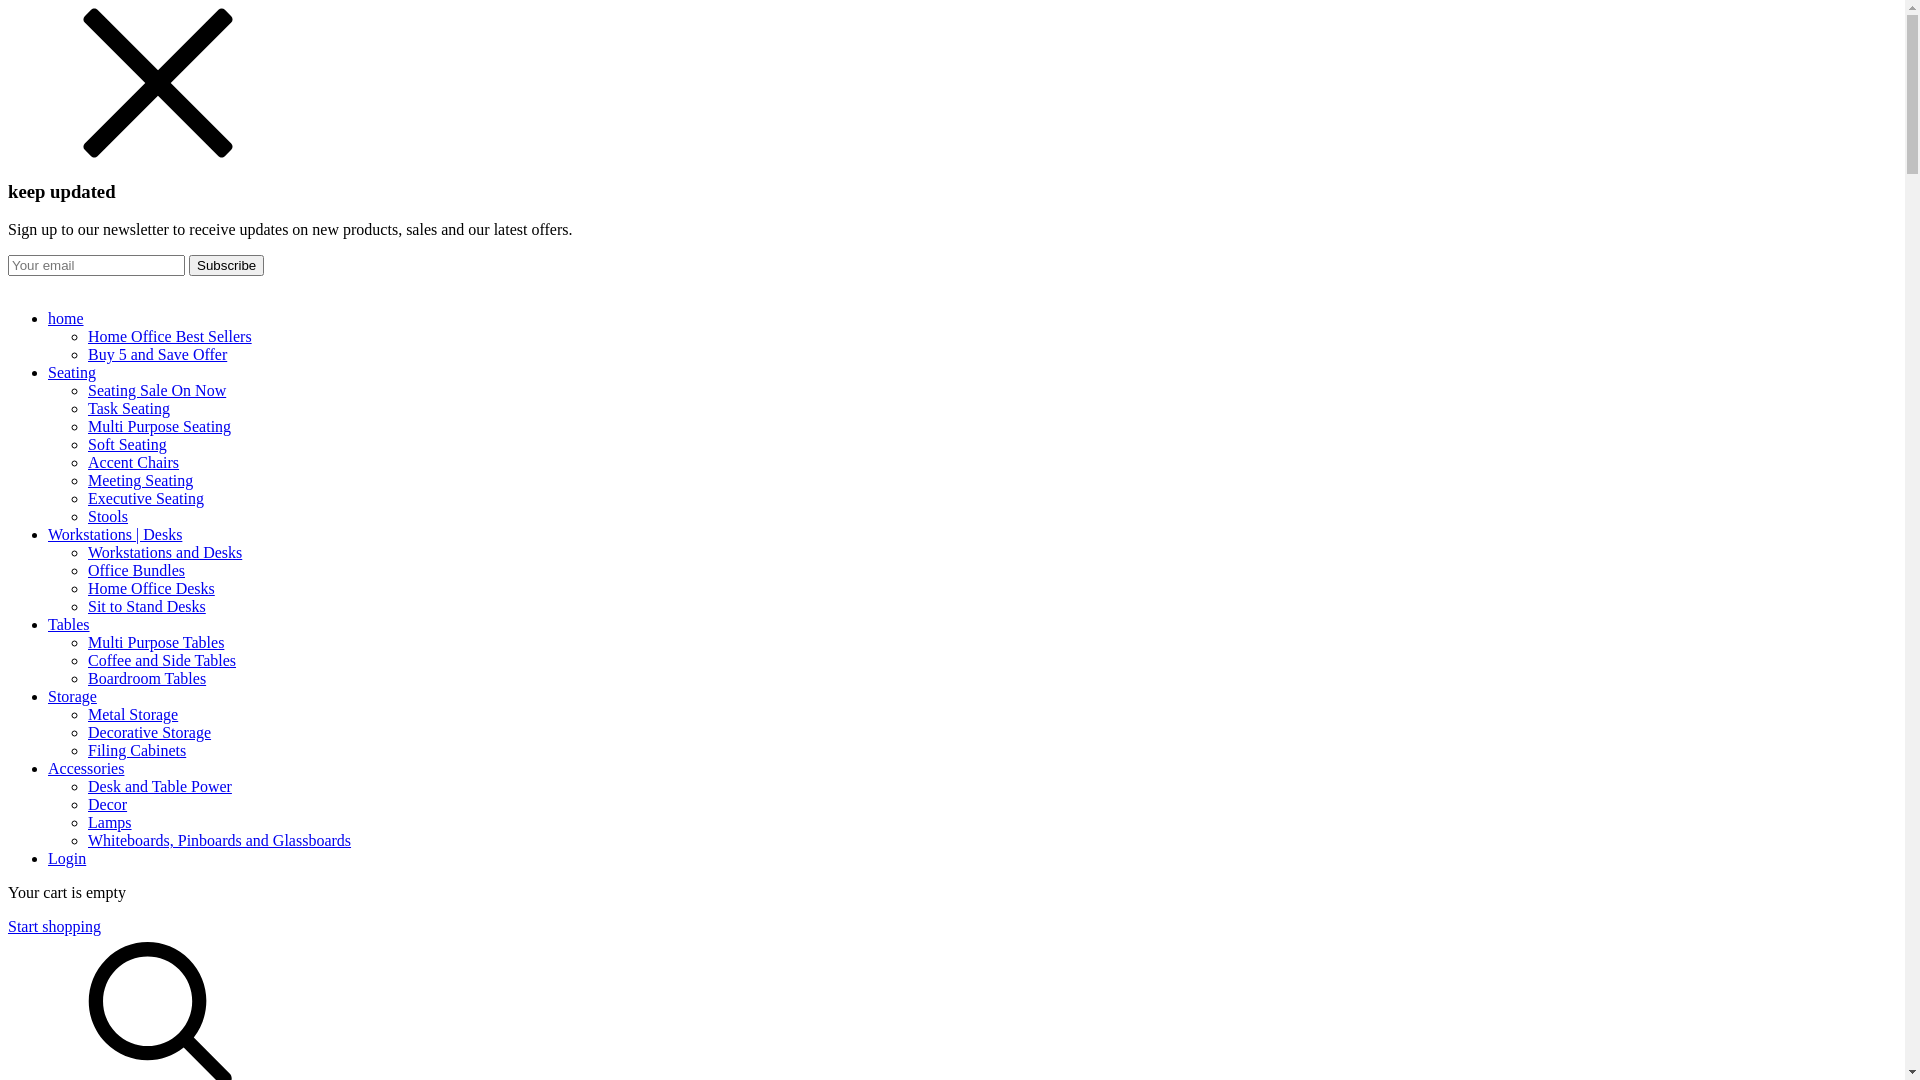 The width and height of the screenshot is (1920, 1080). Describe the element at coordinates (86, 480) in the screenshot. I see `'Meeting Seating'` at that location.